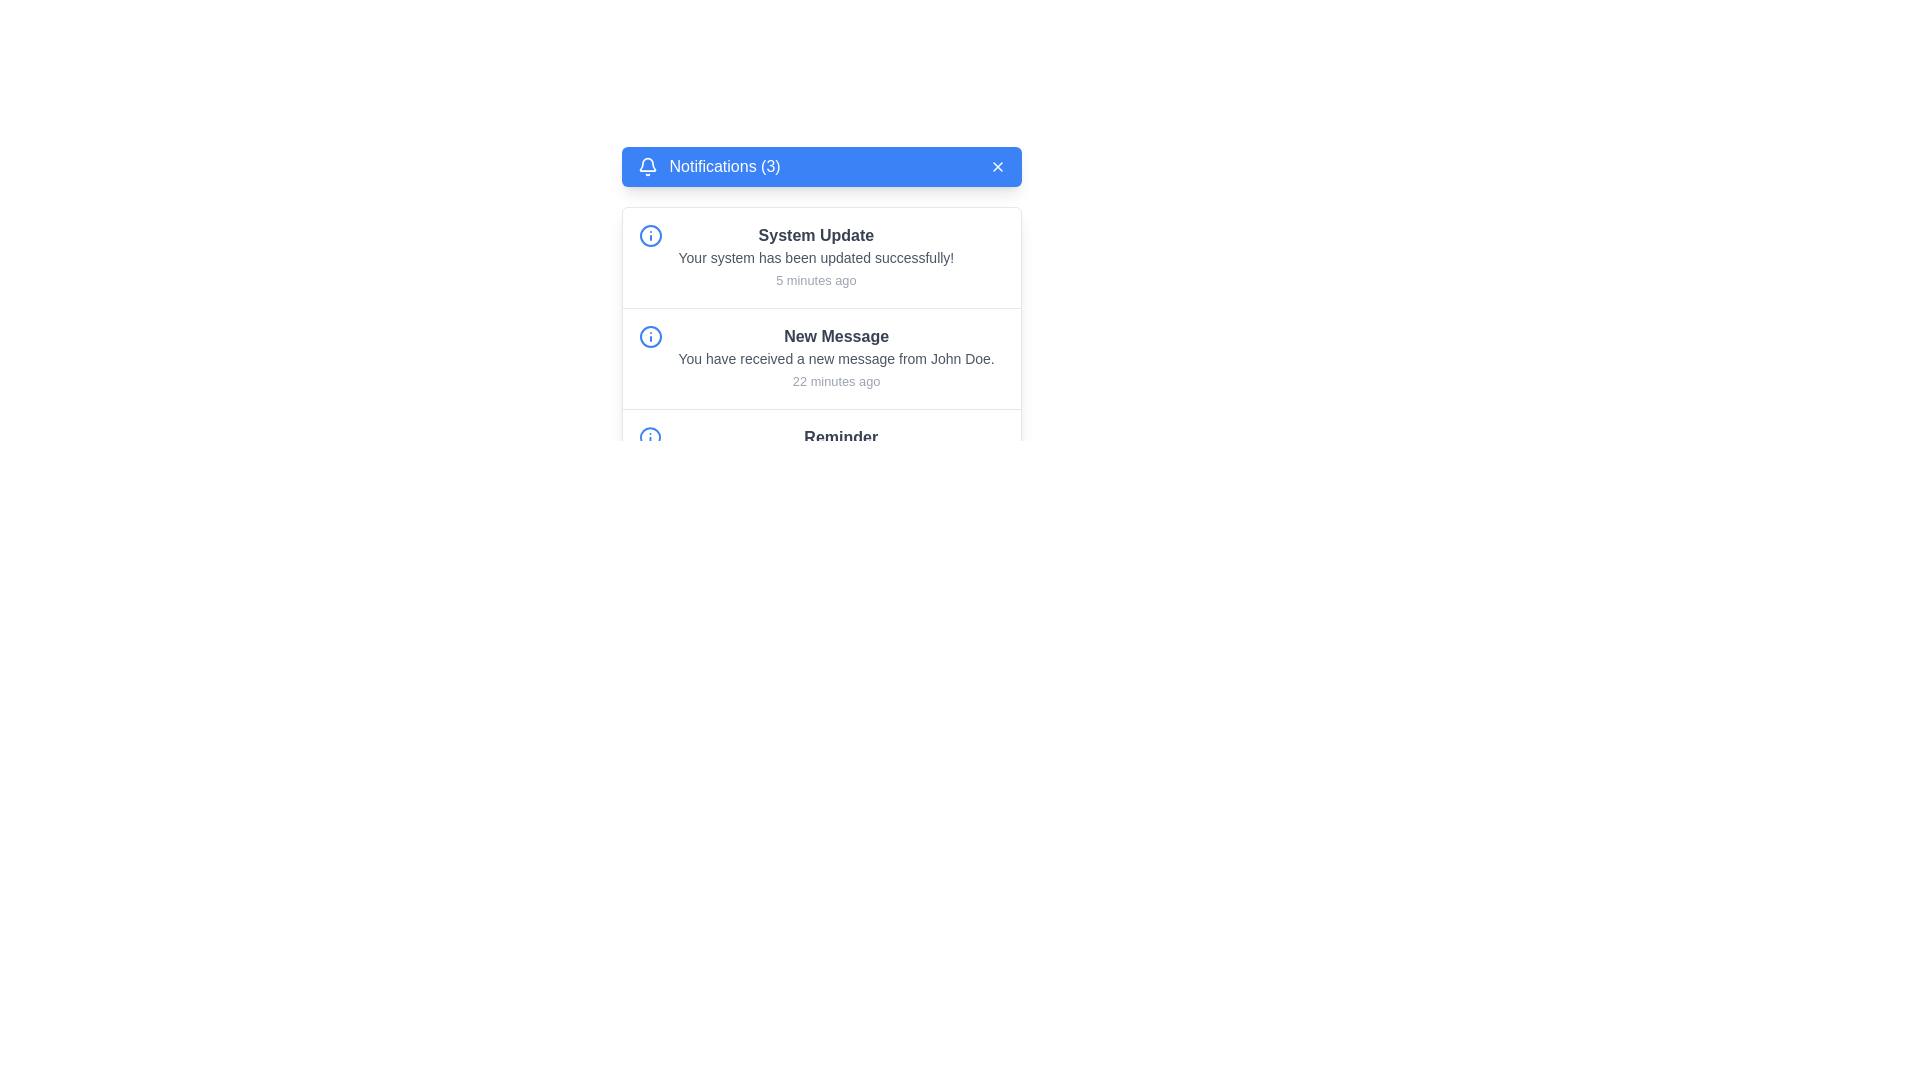 The height and width of the screenshot is (1080, 1920). I want to click on static text label that displays 'System Update' at the top of the notification card, styled in bold gray typography, so click(816, 234).